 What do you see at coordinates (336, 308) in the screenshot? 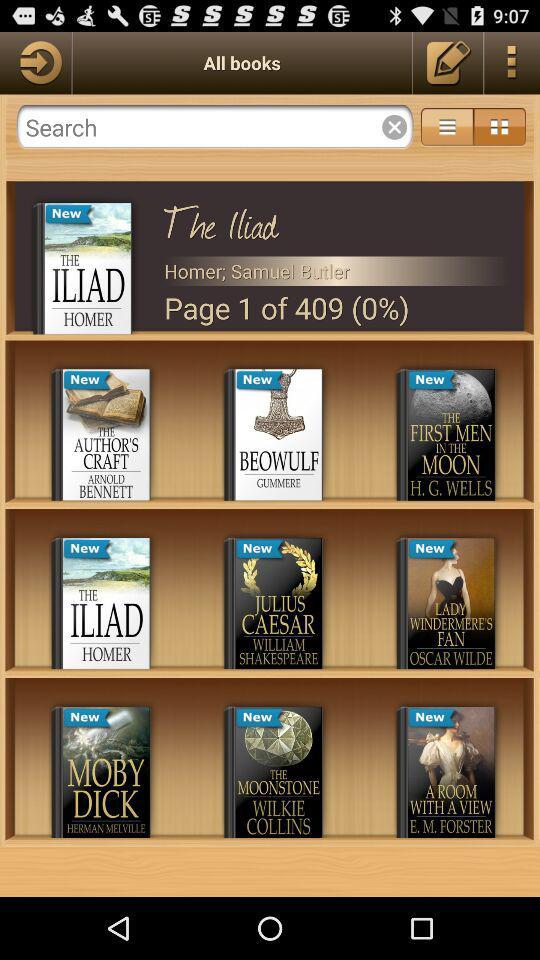
I see `item below the homer; samuel butler icon` at bounding box center [336, 308].